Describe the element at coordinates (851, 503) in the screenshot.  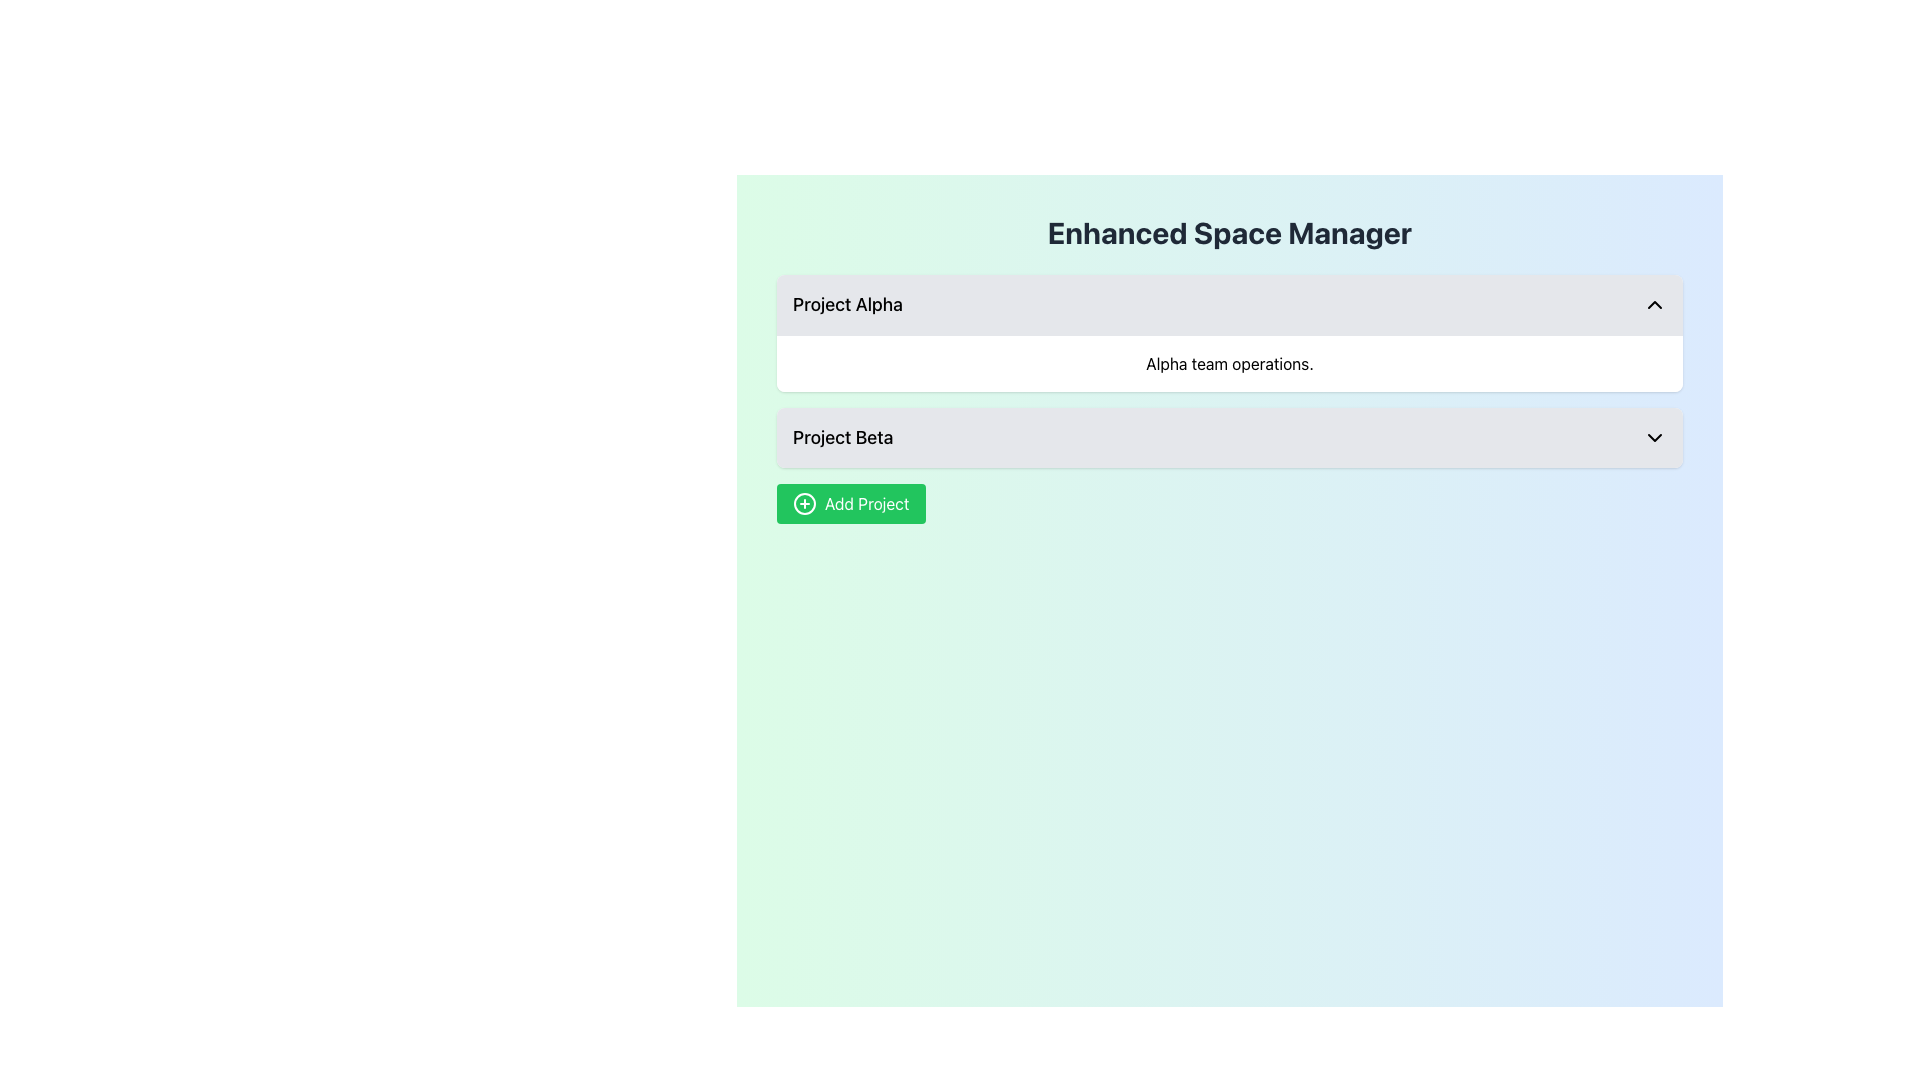
I see `the button located at the bottom left of the content area` at that location.